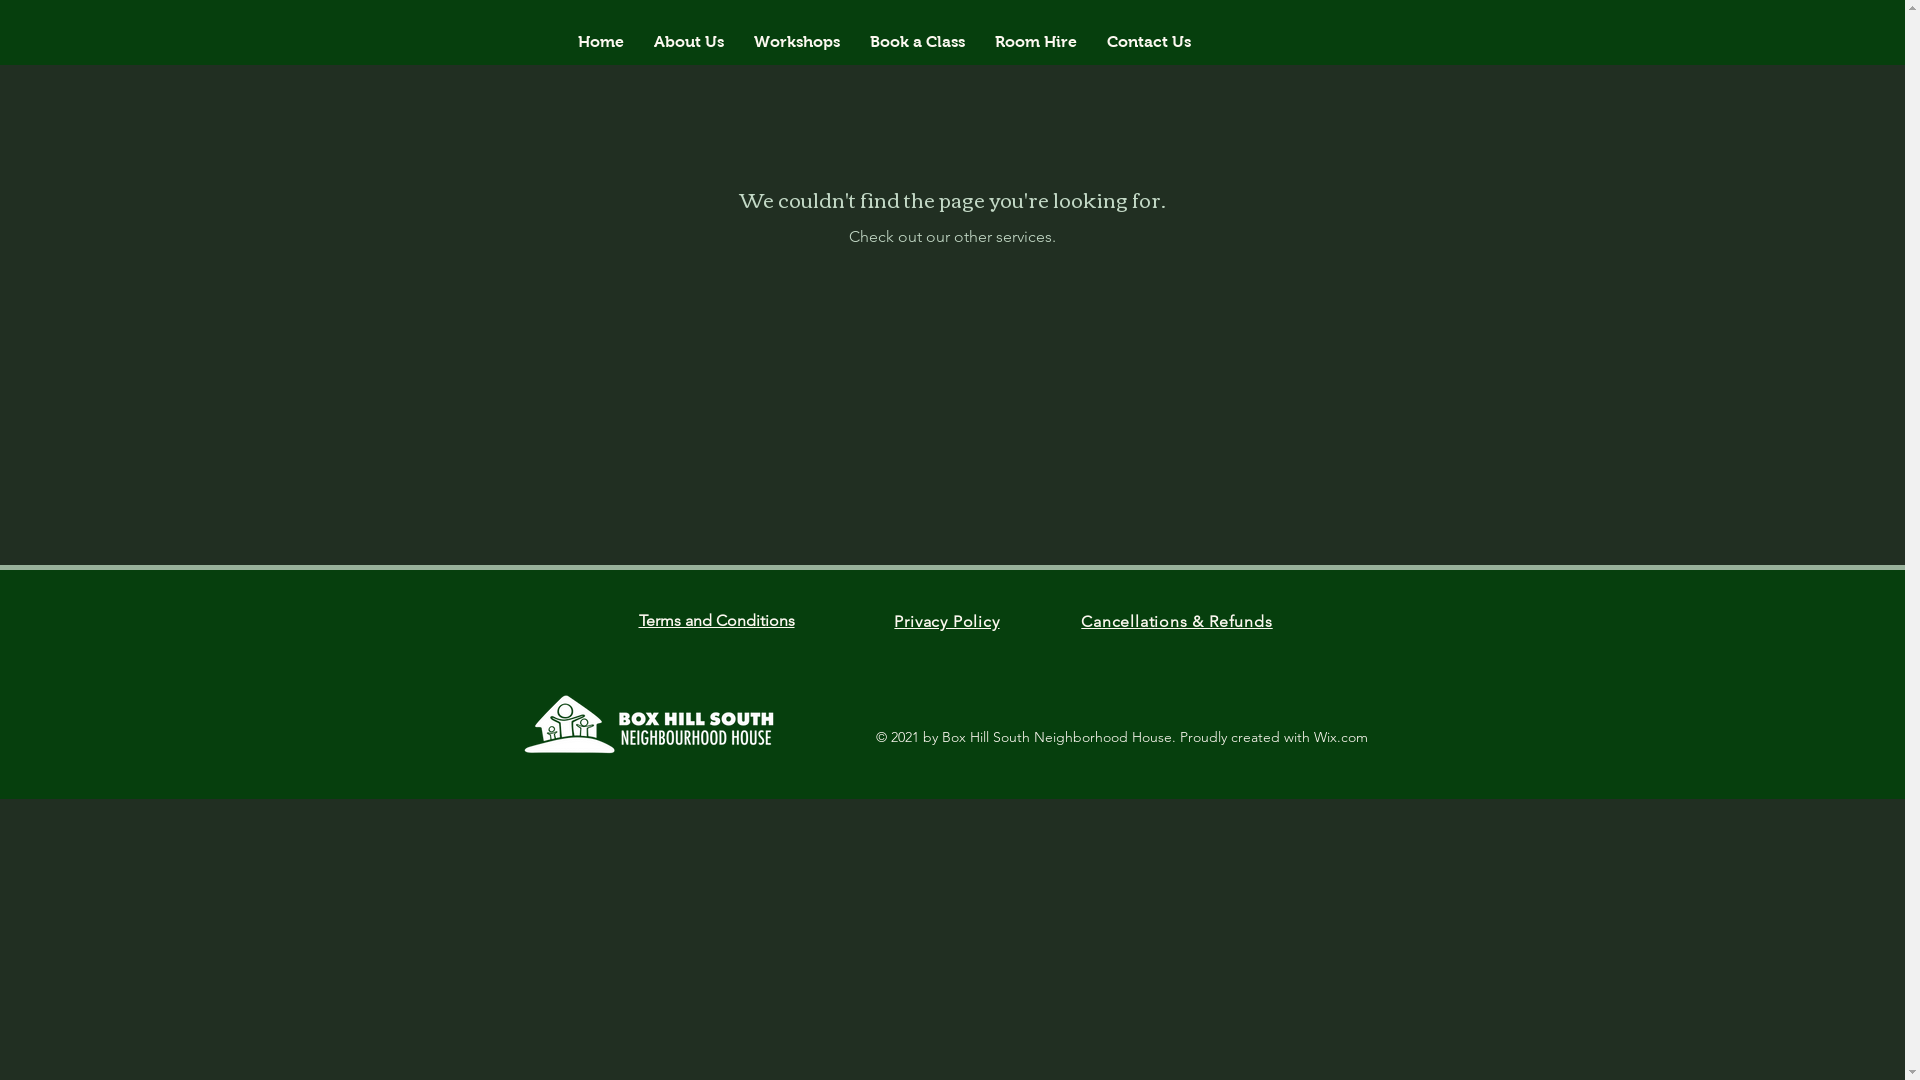 This screenshot has height=1080, width=1920. What do you see at coordinates (1036, 42) in the screenshot?
I see `'Room Hire'` at bounding box center [1036, 42].